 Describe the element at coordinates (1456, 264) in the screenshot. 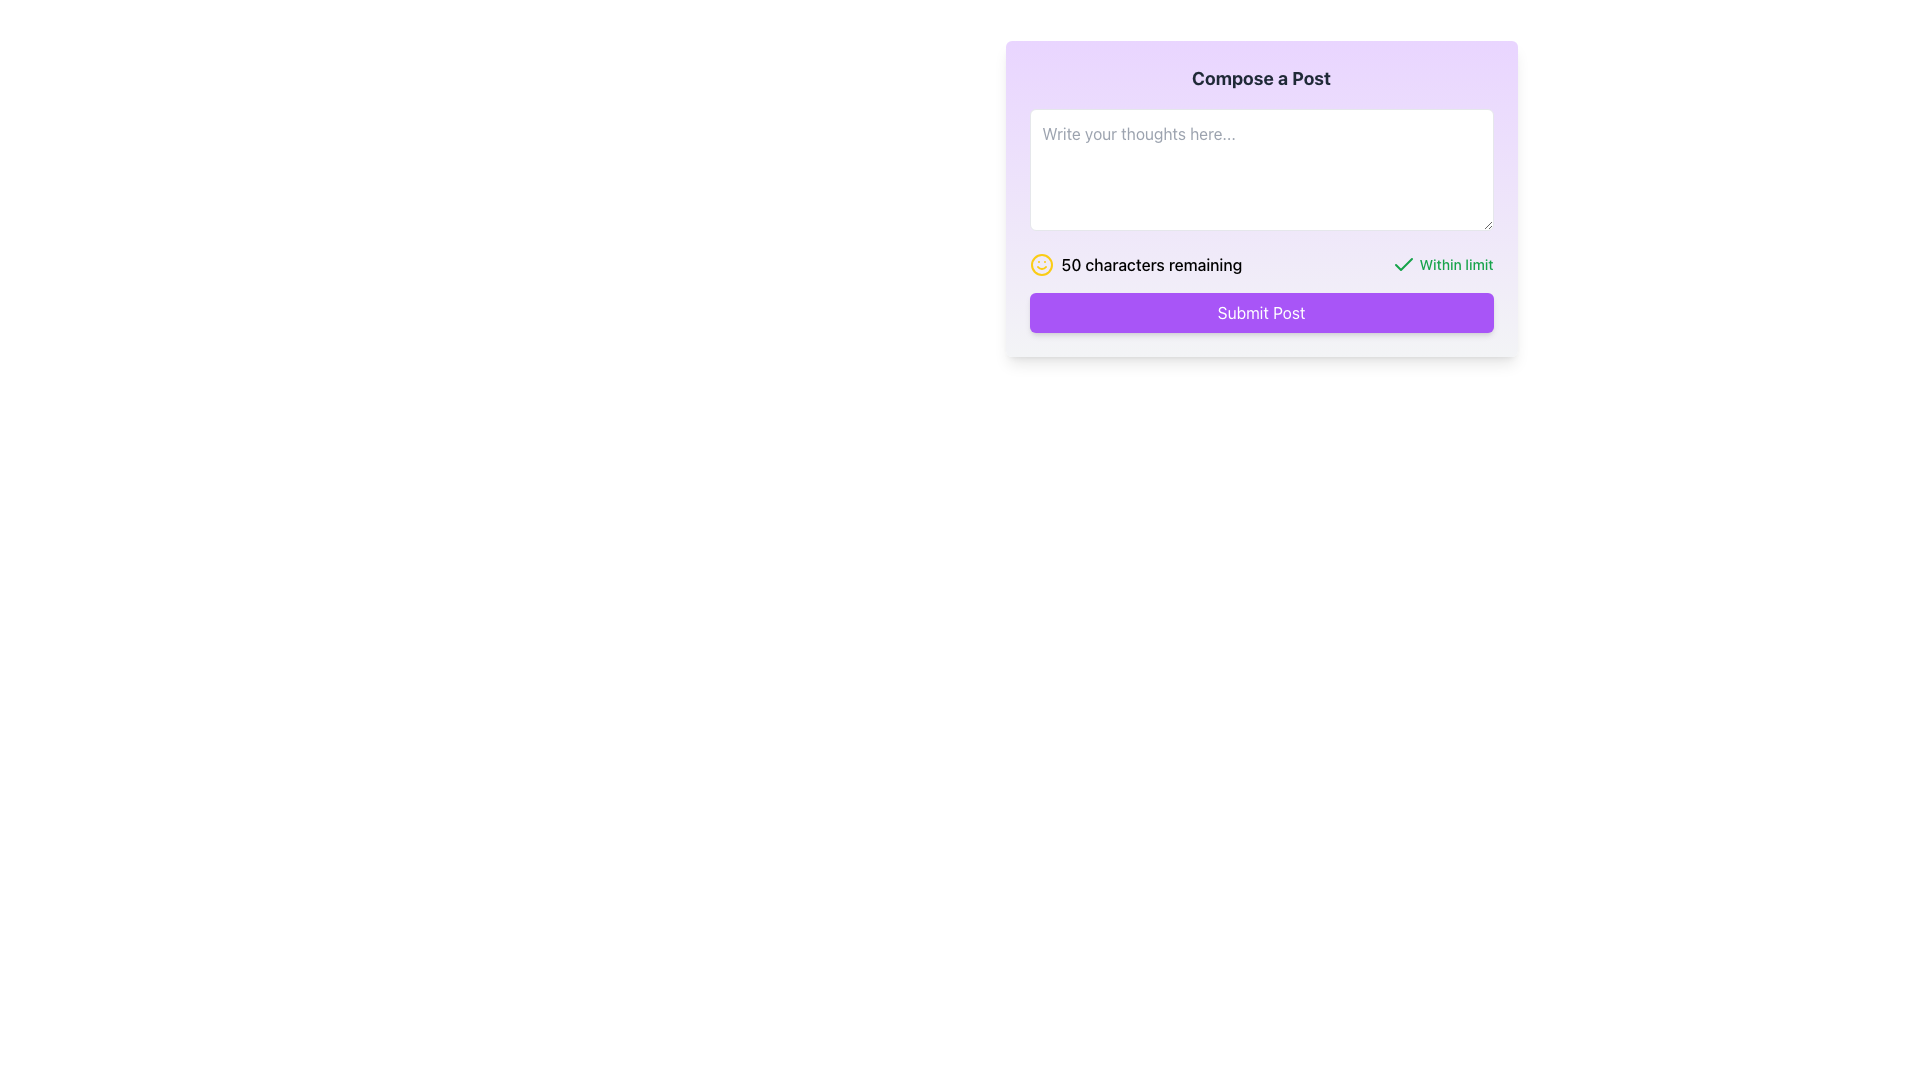

I see `status indicator label located at the bottom right corner of the post composition area, which appears immediately to the right of a green checkmark icon` at that location.